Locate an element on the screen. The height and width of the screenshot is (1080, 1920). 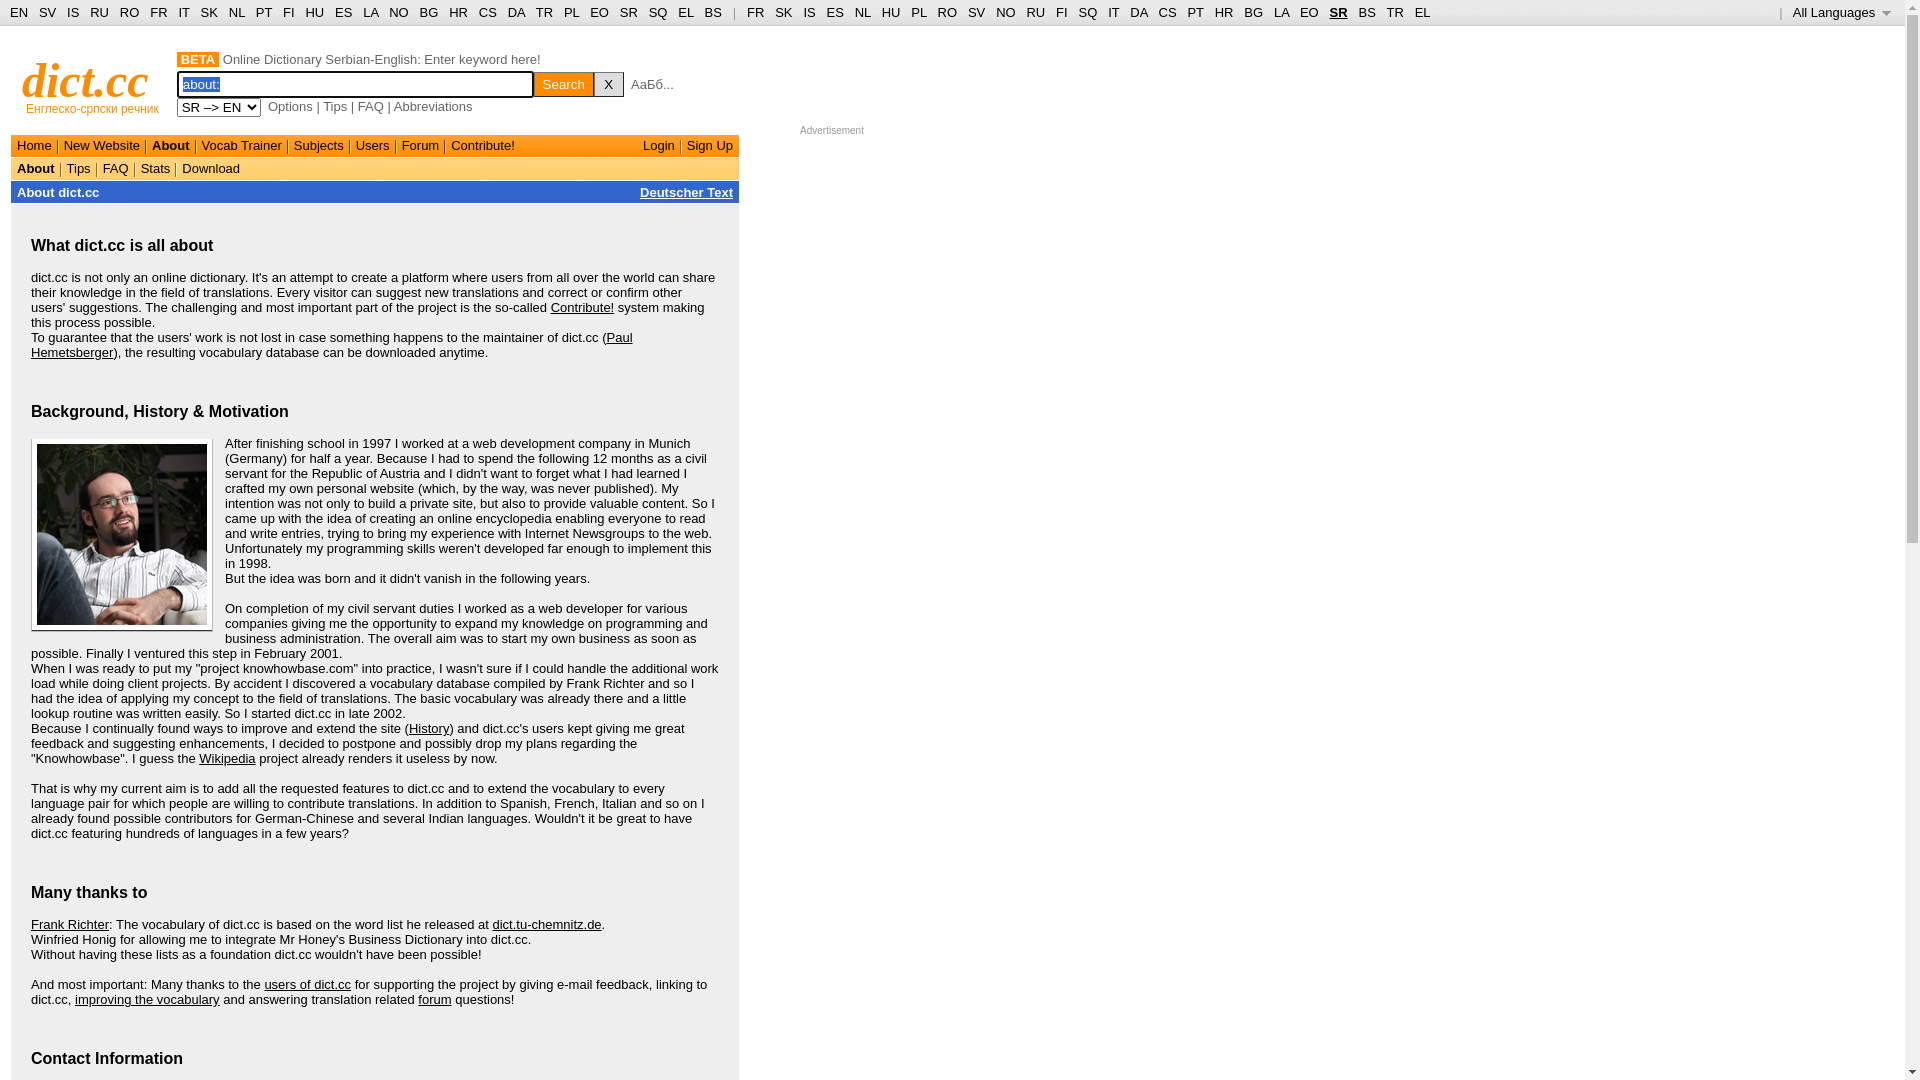
'SR' is located at coordinates (627, 12).